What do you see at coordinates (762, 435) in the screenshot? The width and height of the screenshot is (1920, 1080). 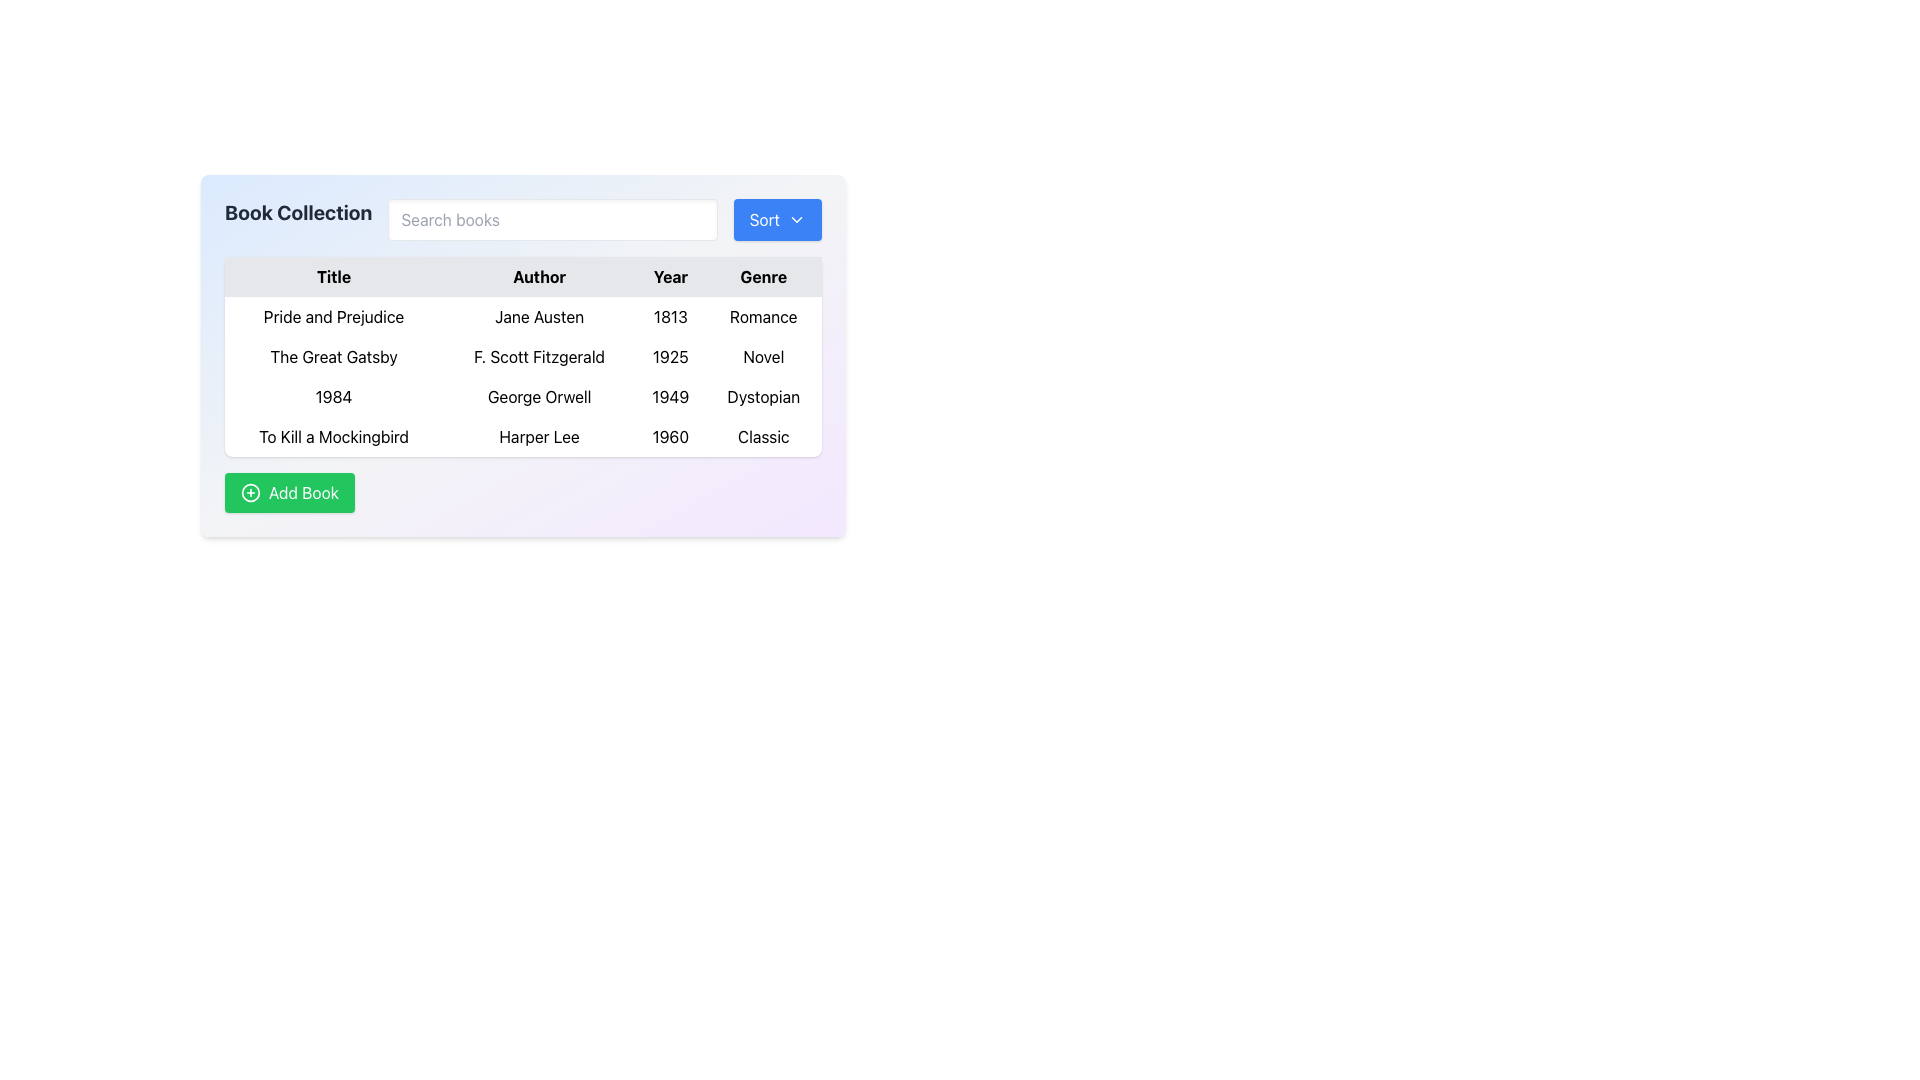 I see `text label containing the word 'Classic' located in the 'Genre' column of the table for the book 'To Kill a Mockingbird'` at bounding box center [762, 435].